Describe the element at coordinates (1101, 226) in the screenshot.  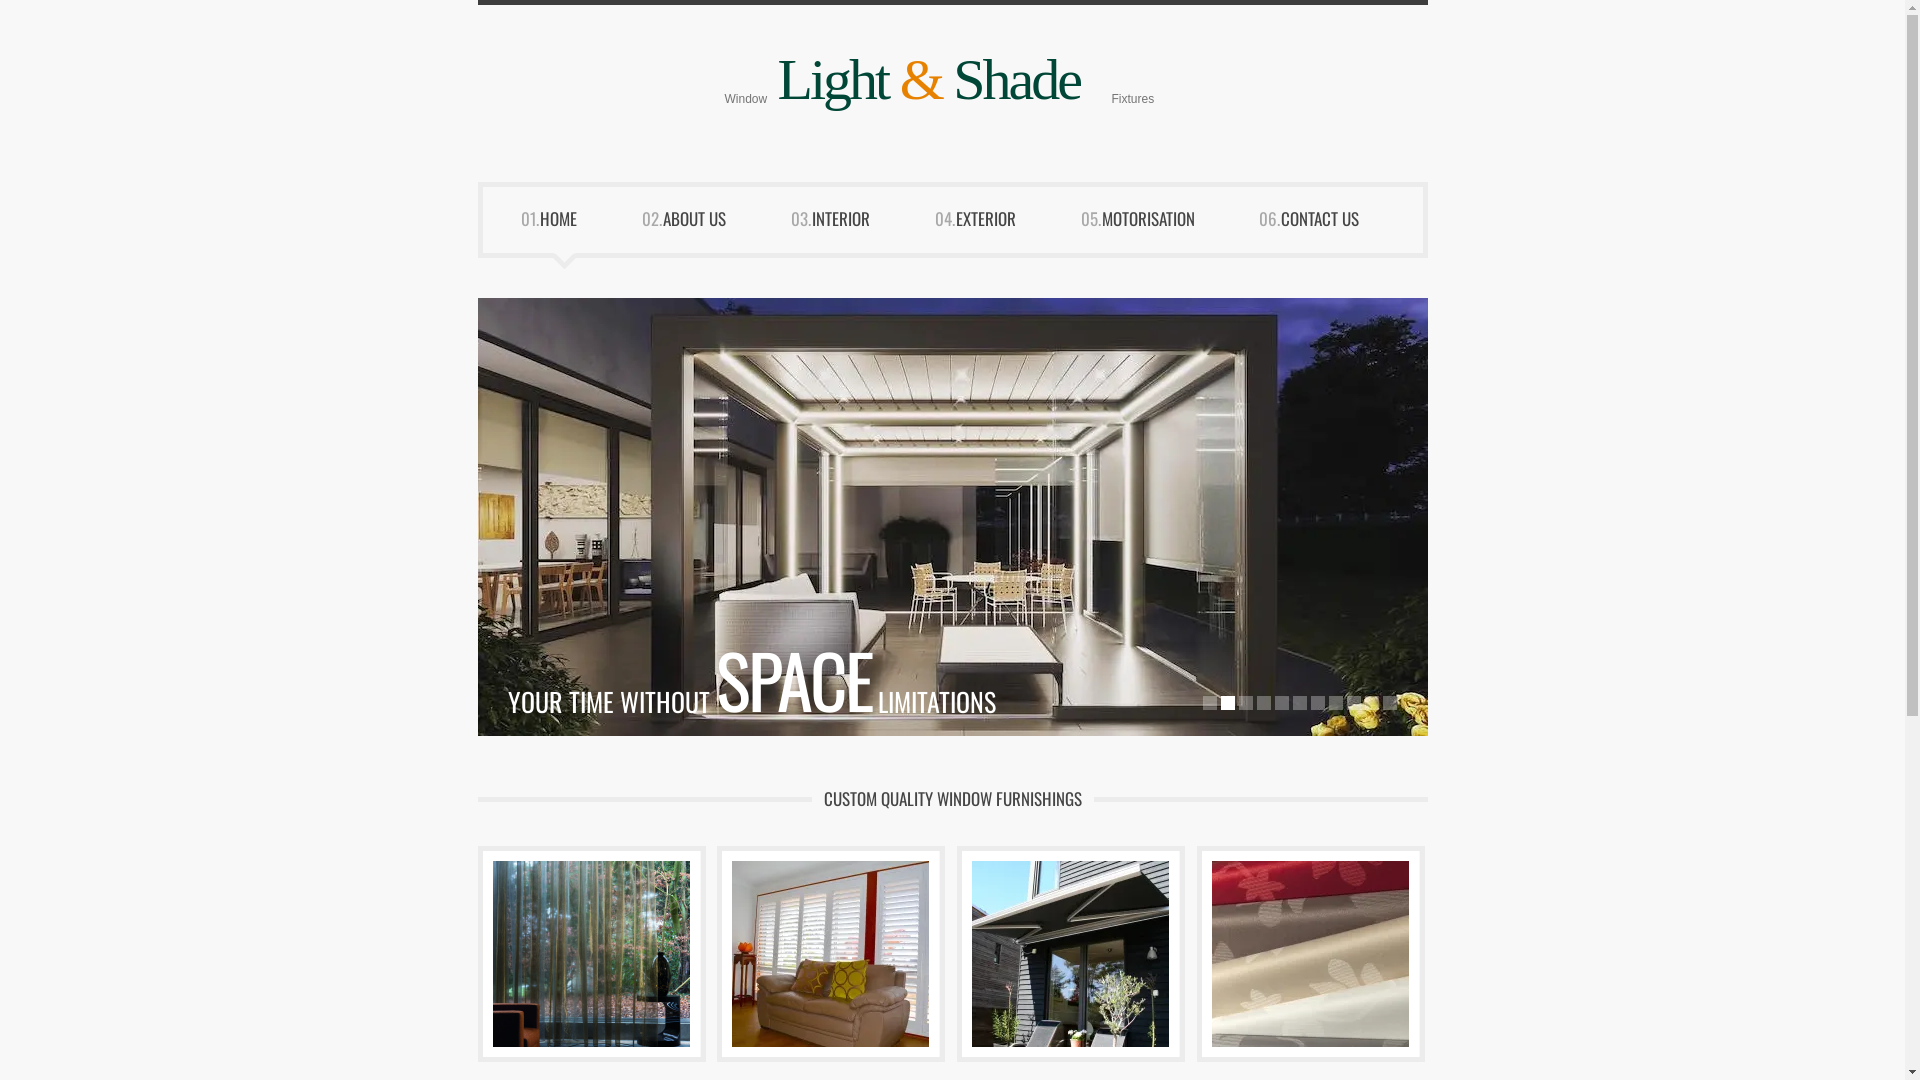
I see `'MOTORISATION'` at that location.